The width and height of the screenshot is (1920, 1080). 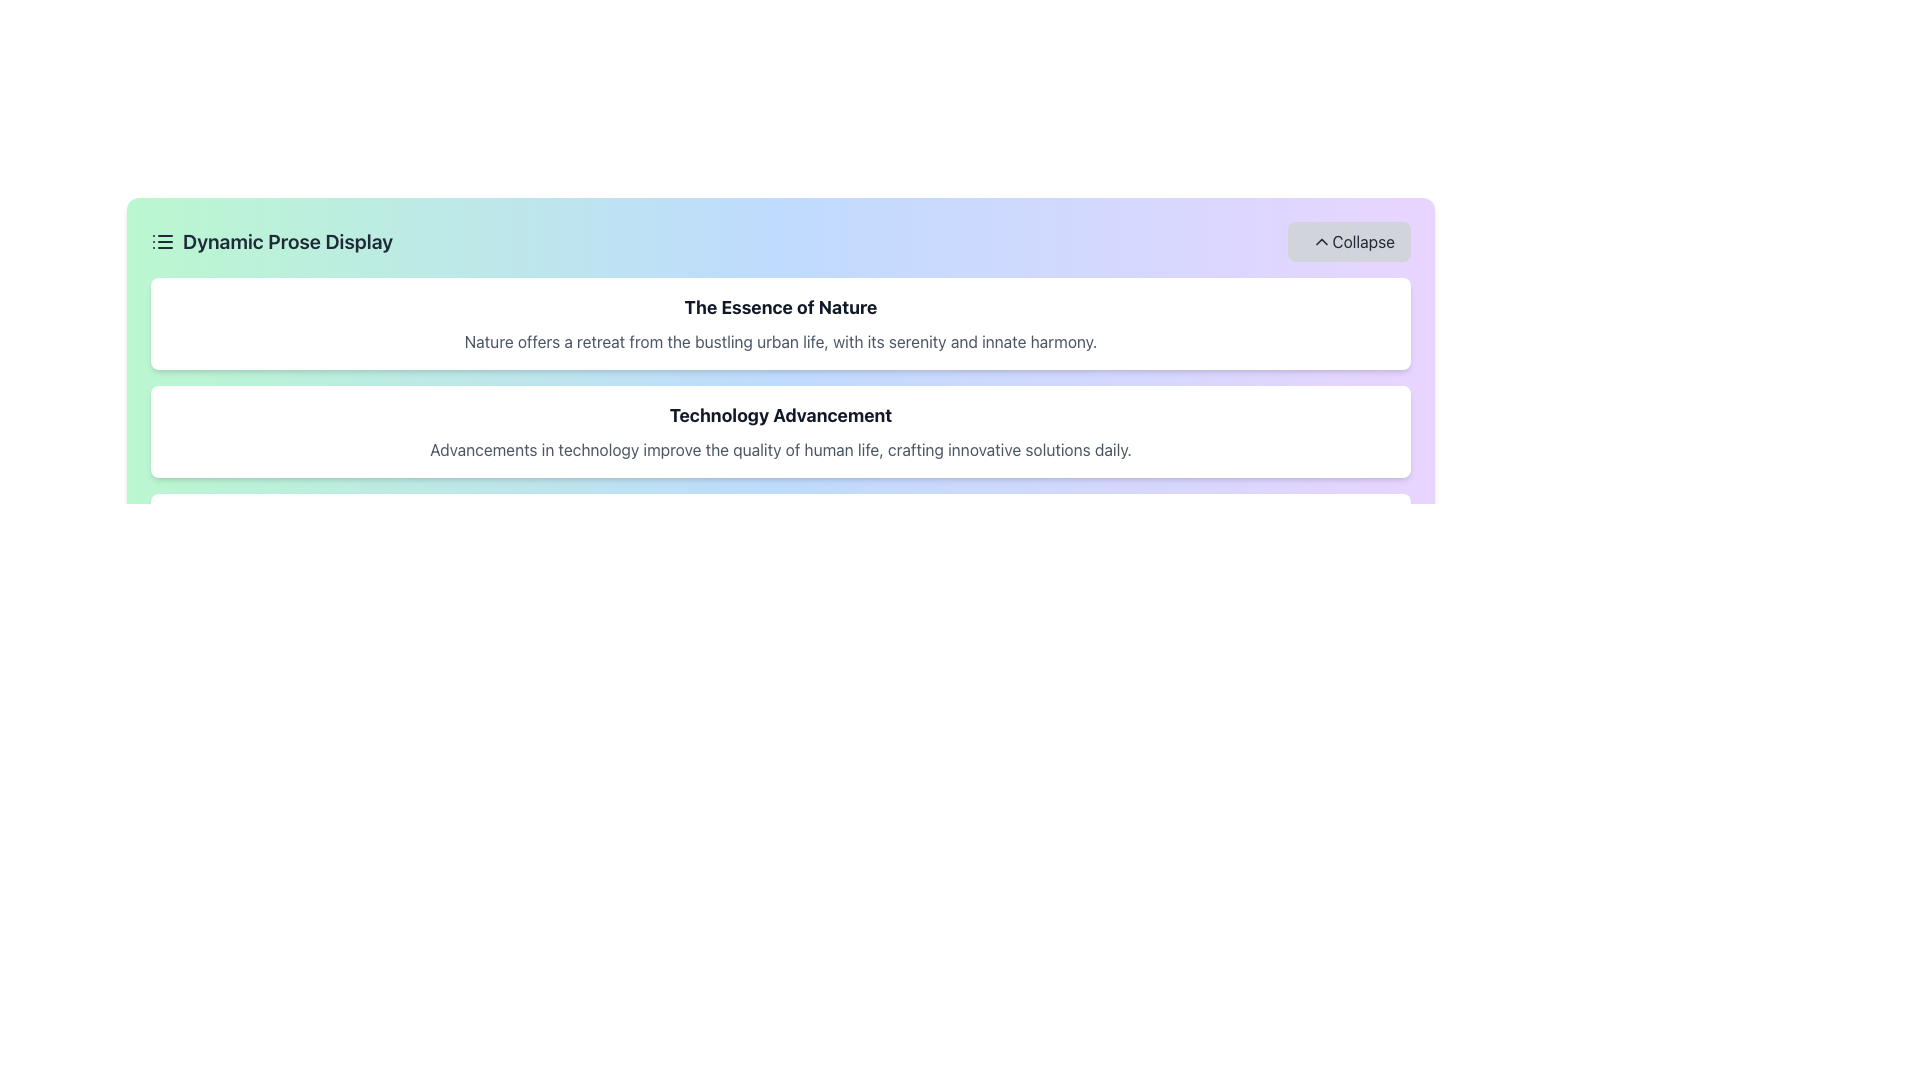 I want to click on the text element reading 'Advancements in technology improve the quality of human life, crafting innovative solutions daily.' which is styled in gray and located beneath the heading 'Technology Advancement', so click(x=780, y=450).